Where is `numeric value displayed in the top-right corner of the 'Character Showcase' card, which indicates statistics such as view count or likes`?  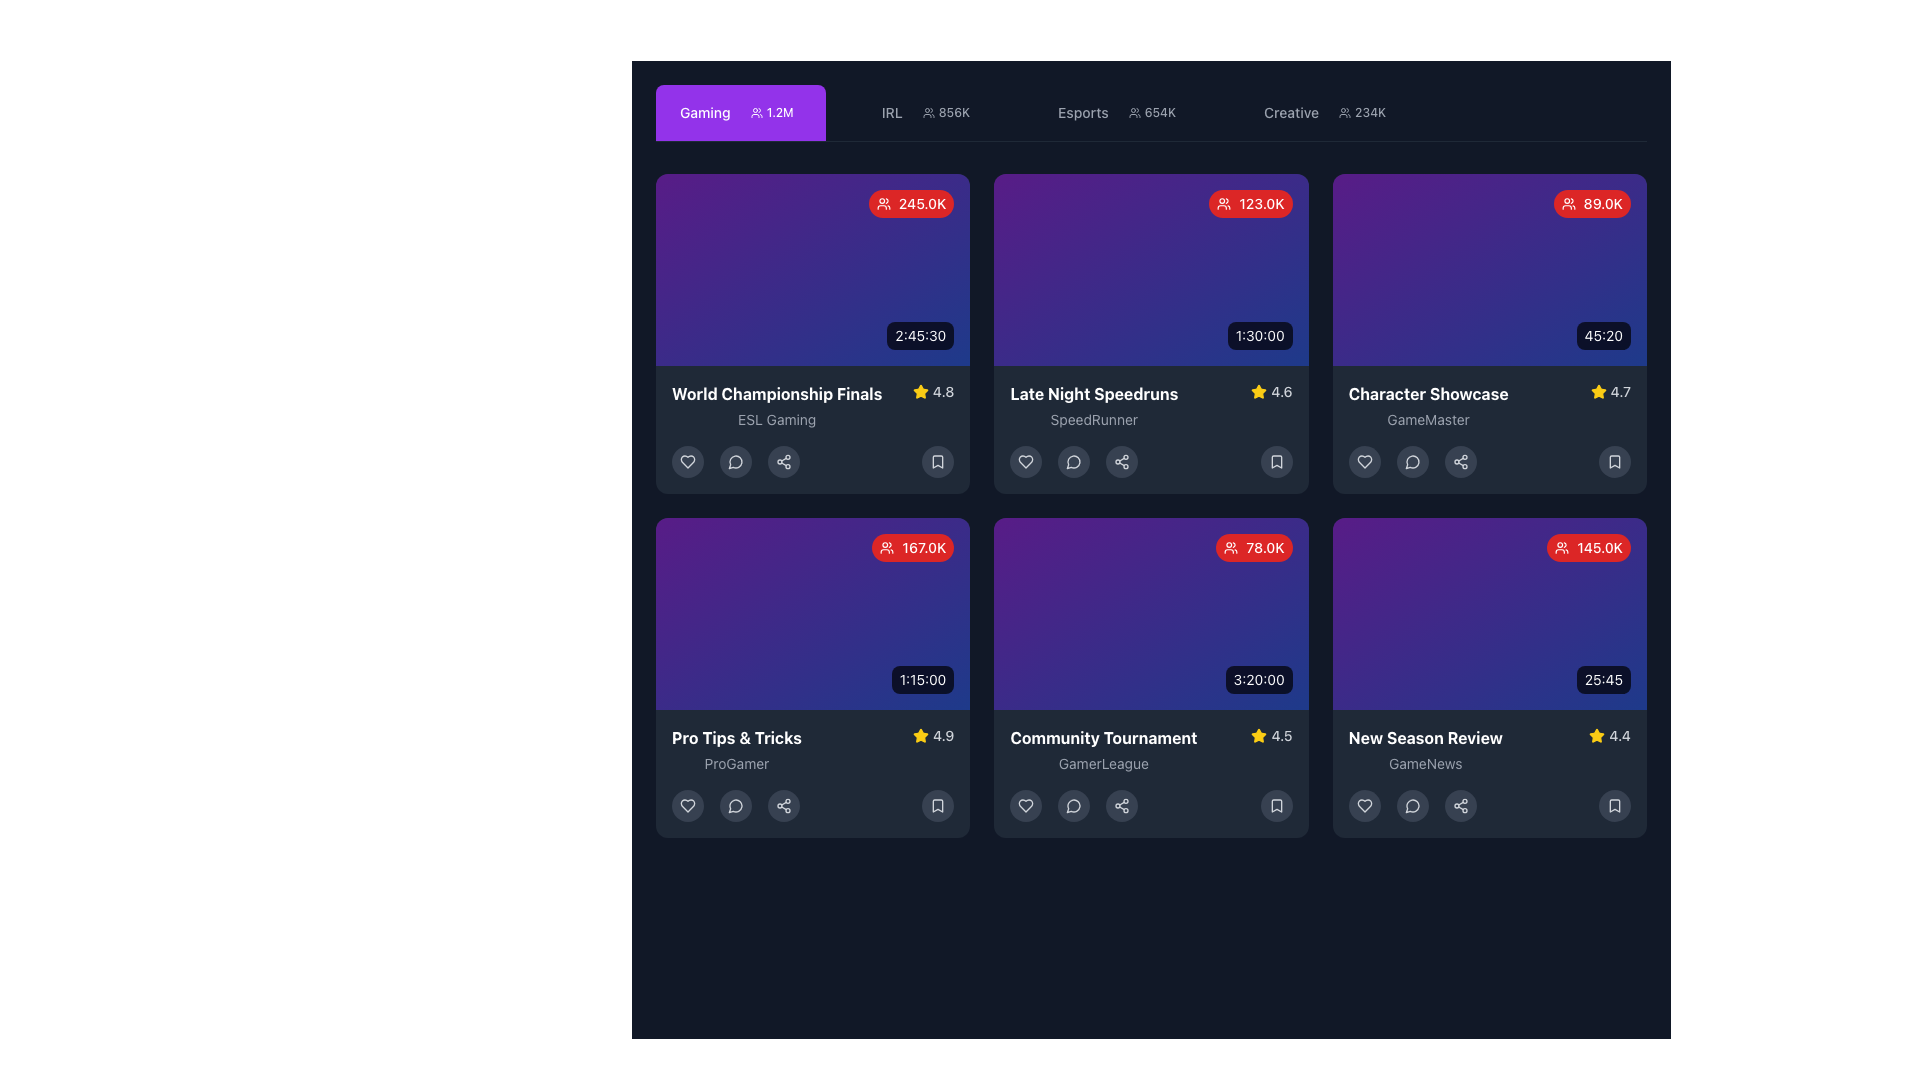
numeric value displayed in the top-right corner of the 'Character Showcase' card, which indicates statistics such as view count or likes is located at coordinates (1603, 204).